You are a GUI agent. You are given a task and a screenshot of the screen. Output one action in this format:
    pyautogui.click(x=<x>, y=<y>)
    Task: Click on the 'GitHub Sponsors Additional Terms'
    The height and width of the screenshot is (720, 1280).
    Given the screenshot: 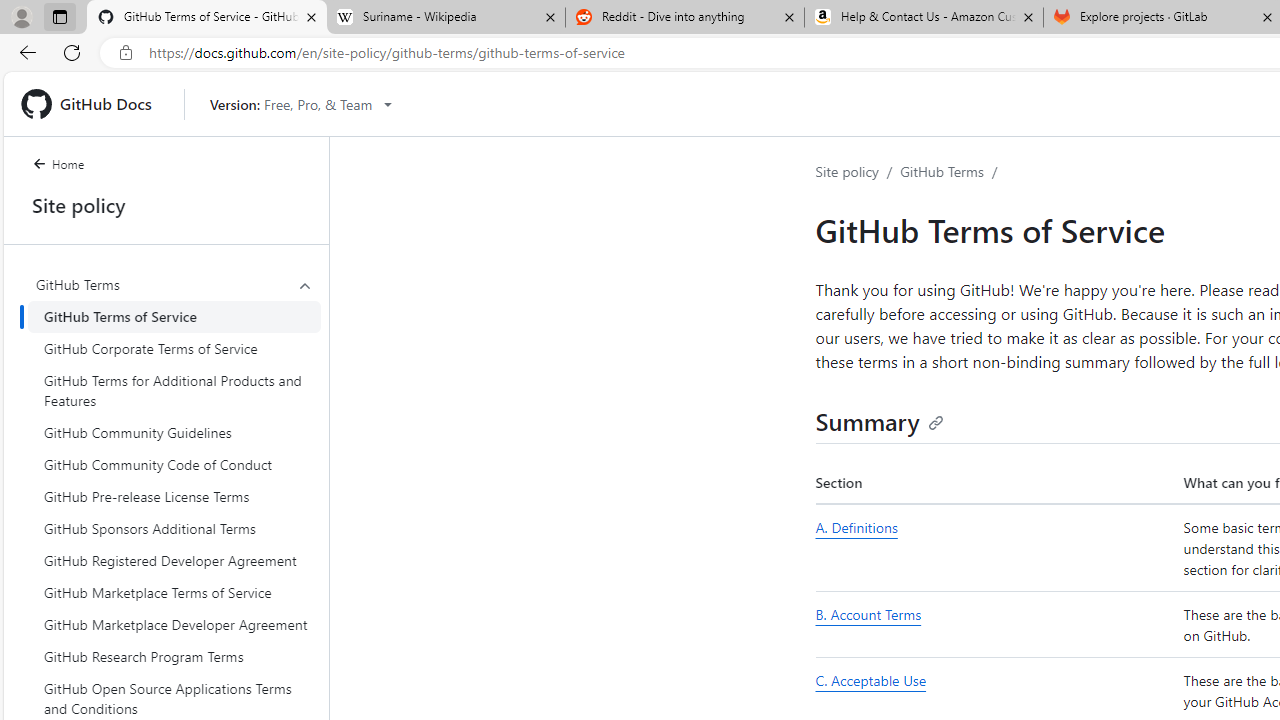 What is the action you would take?
    pyautogui.click(x=174, y=527)
    